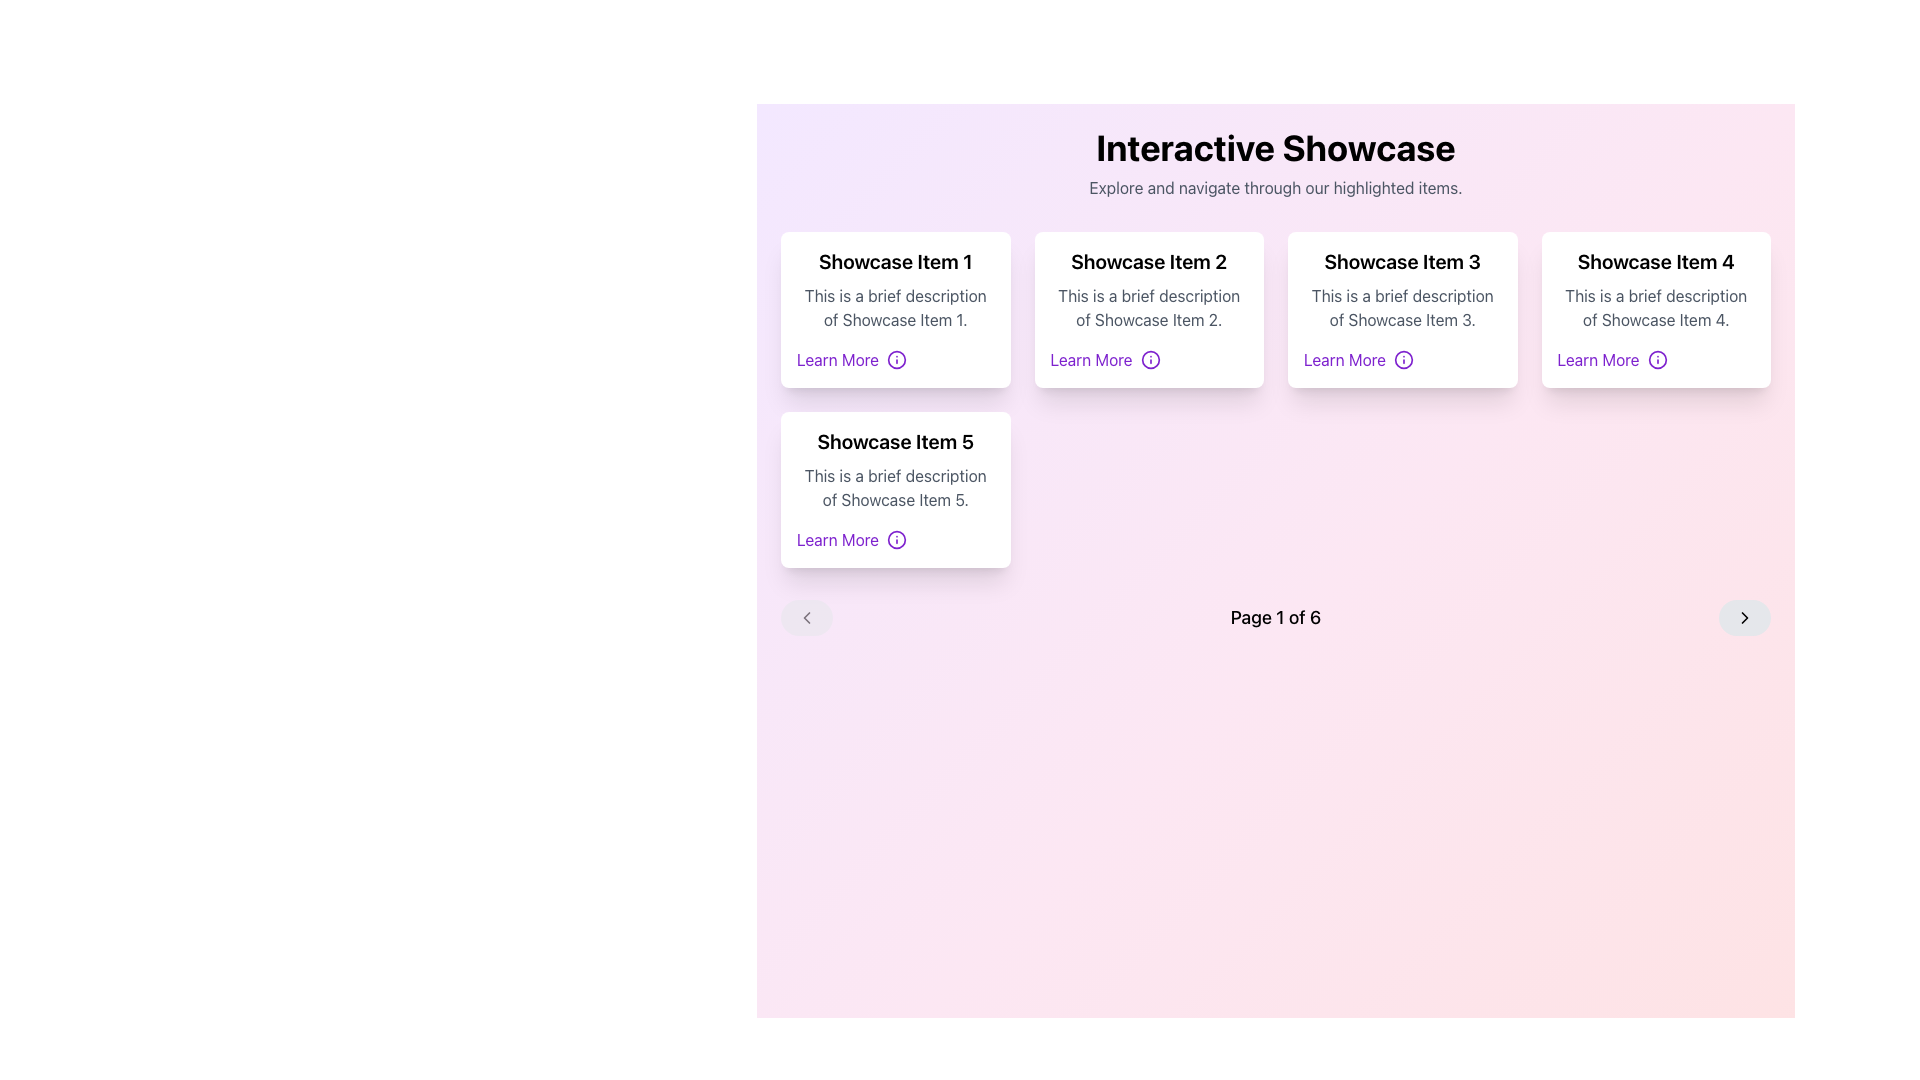  Describe the element at coordinates (806, 616) in the screenshot. I see `the 'previous' button located inside an SVG element at the bottom left of the interface` at that location.